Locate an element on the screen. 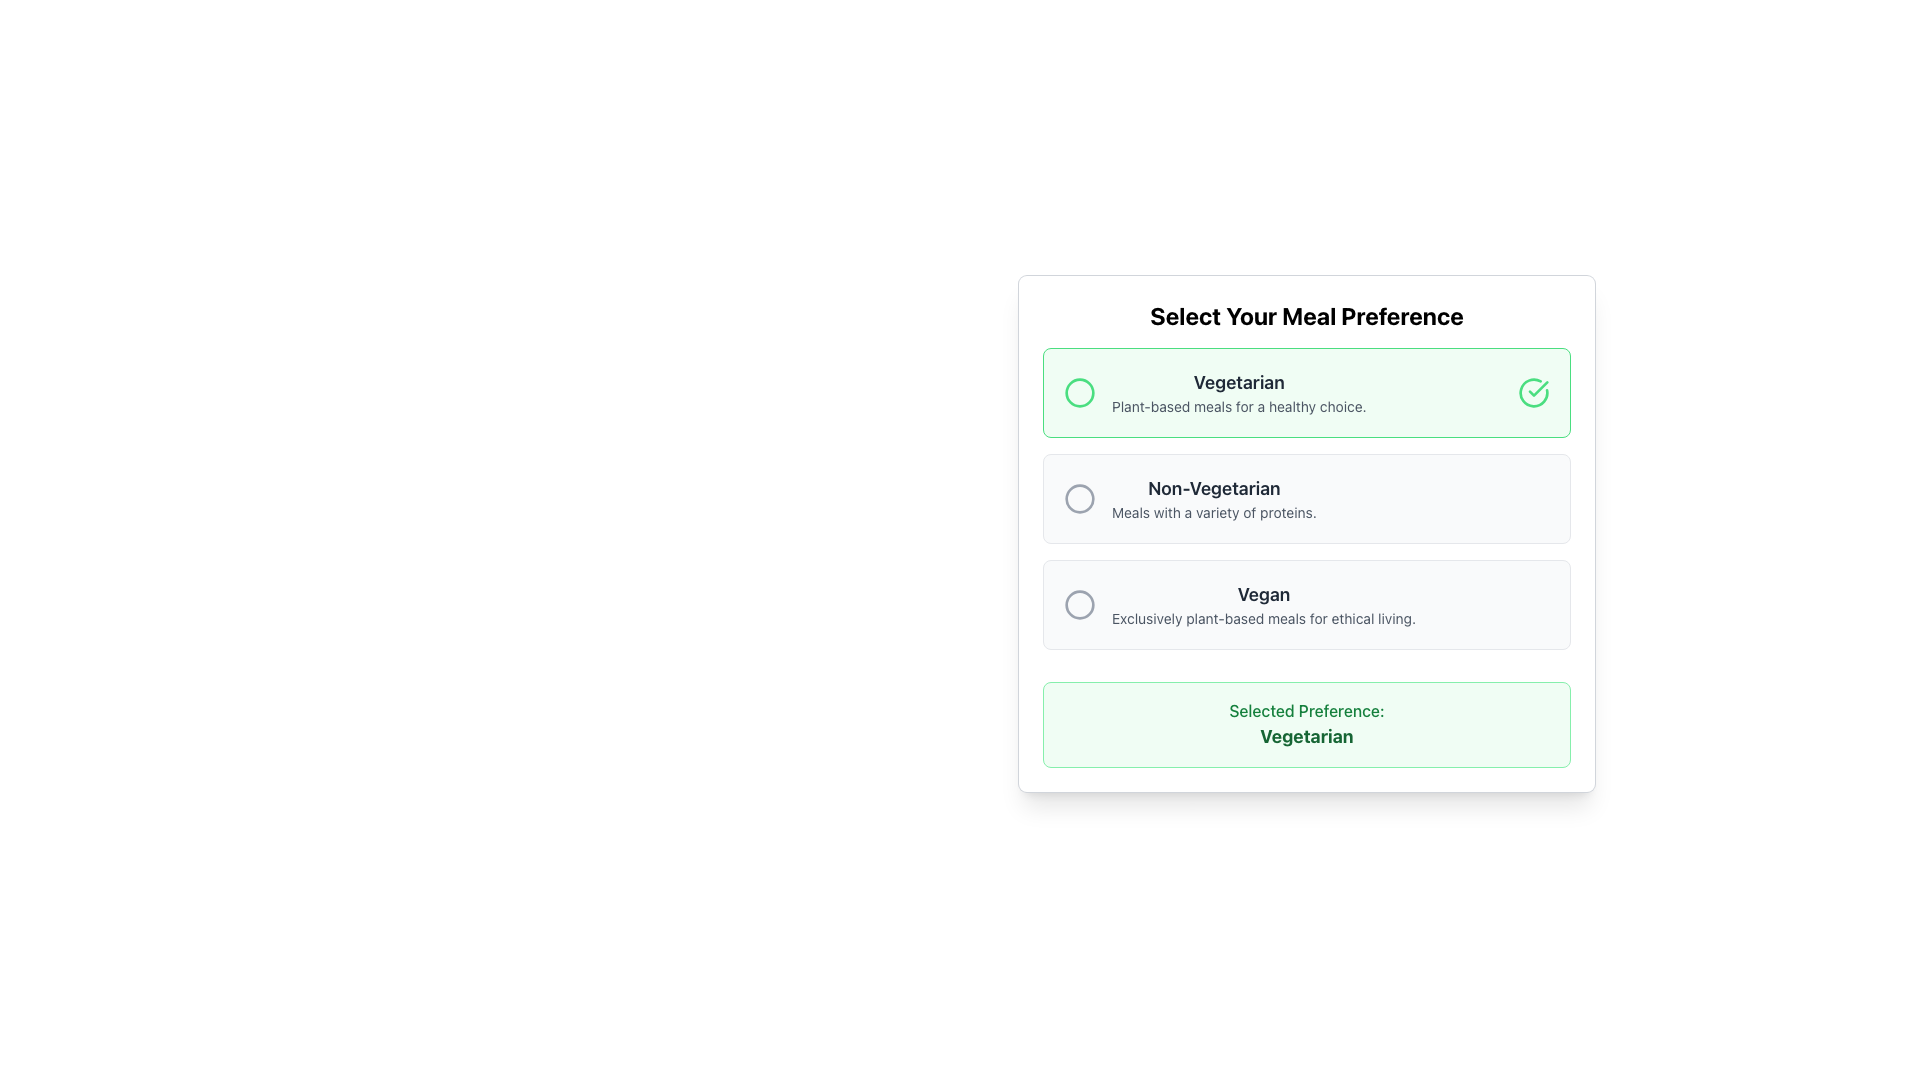  the circular icon indicator within the Non-Vegetarian meals box is located at coordinates (1079, 497).